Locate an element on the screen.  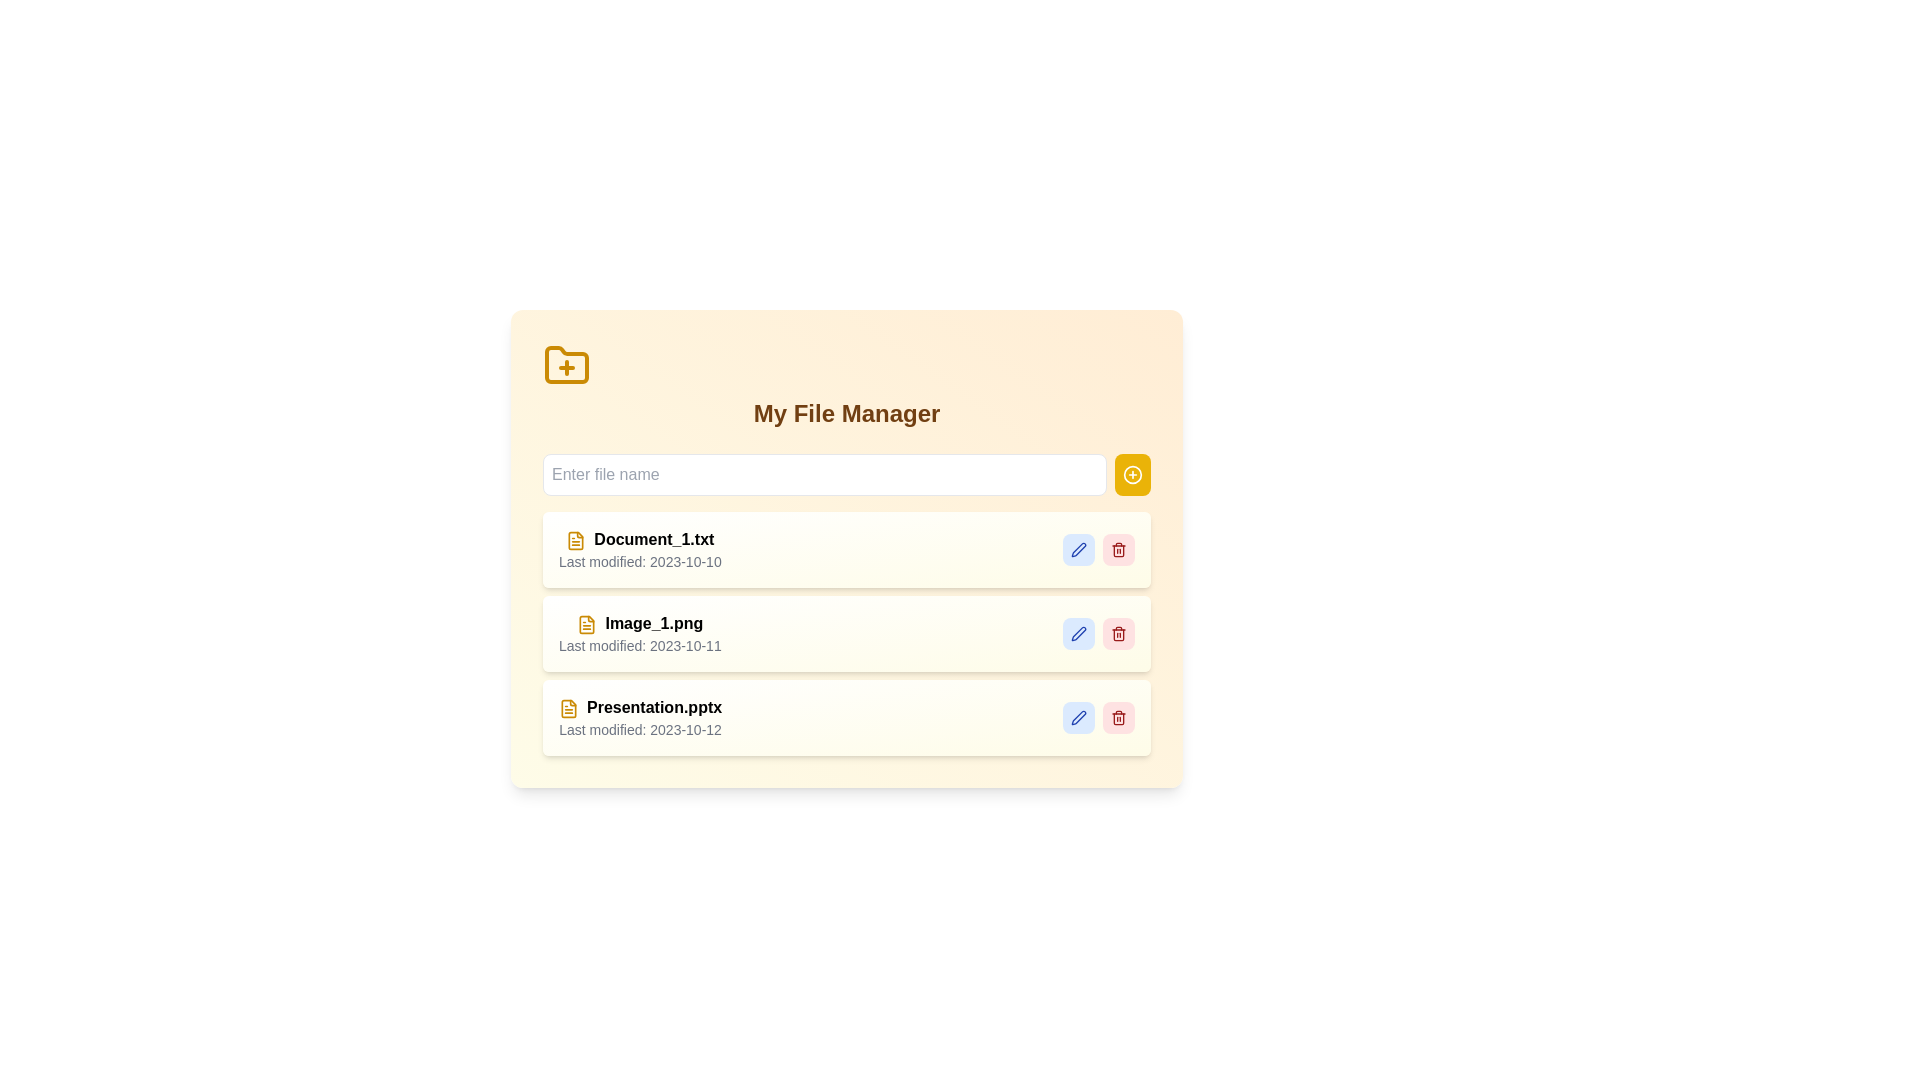
on the text label reading 'Presentation.pptx' located in the 'My File Manager' section is located at coordinates (654, 706).